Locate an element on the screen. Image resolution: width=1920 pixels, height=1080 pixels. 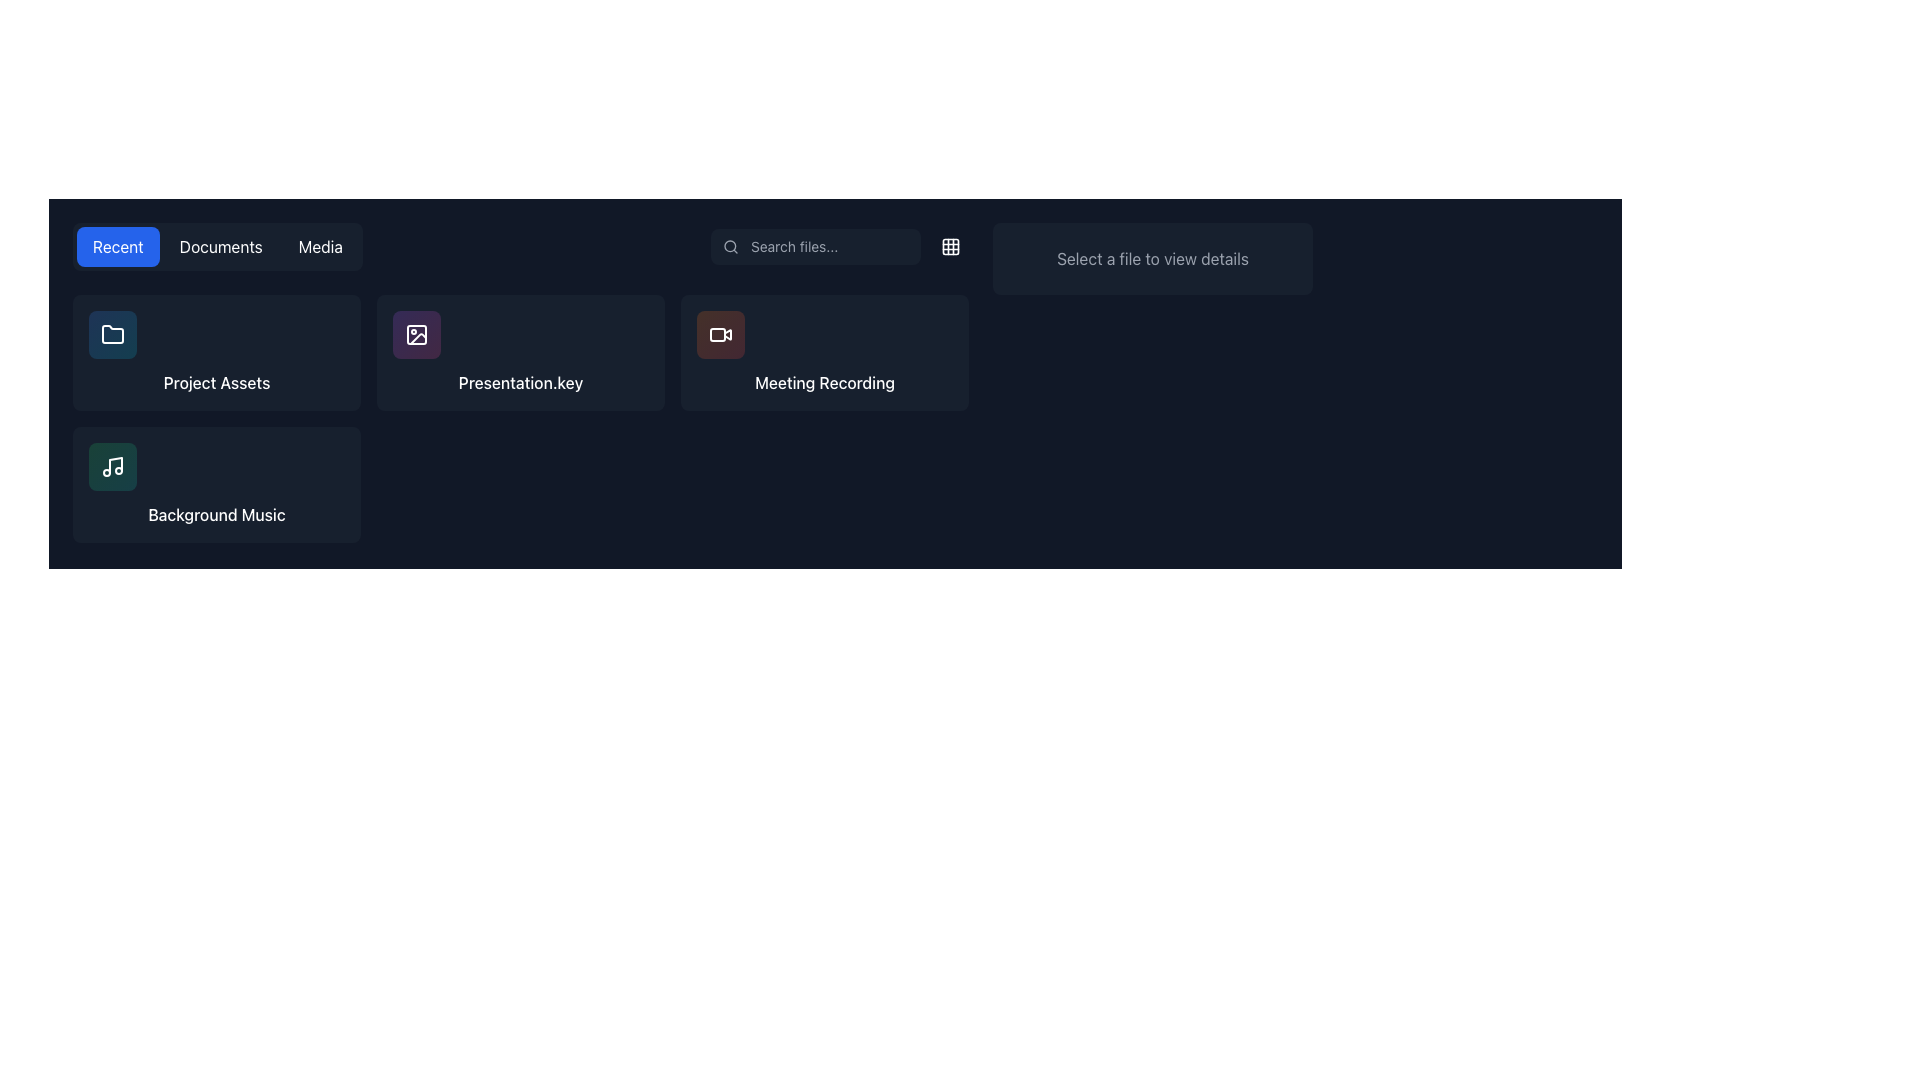
the visual identification button for an image file located in the upper row, second column of the grid layout is located at coordinates (416, 334).